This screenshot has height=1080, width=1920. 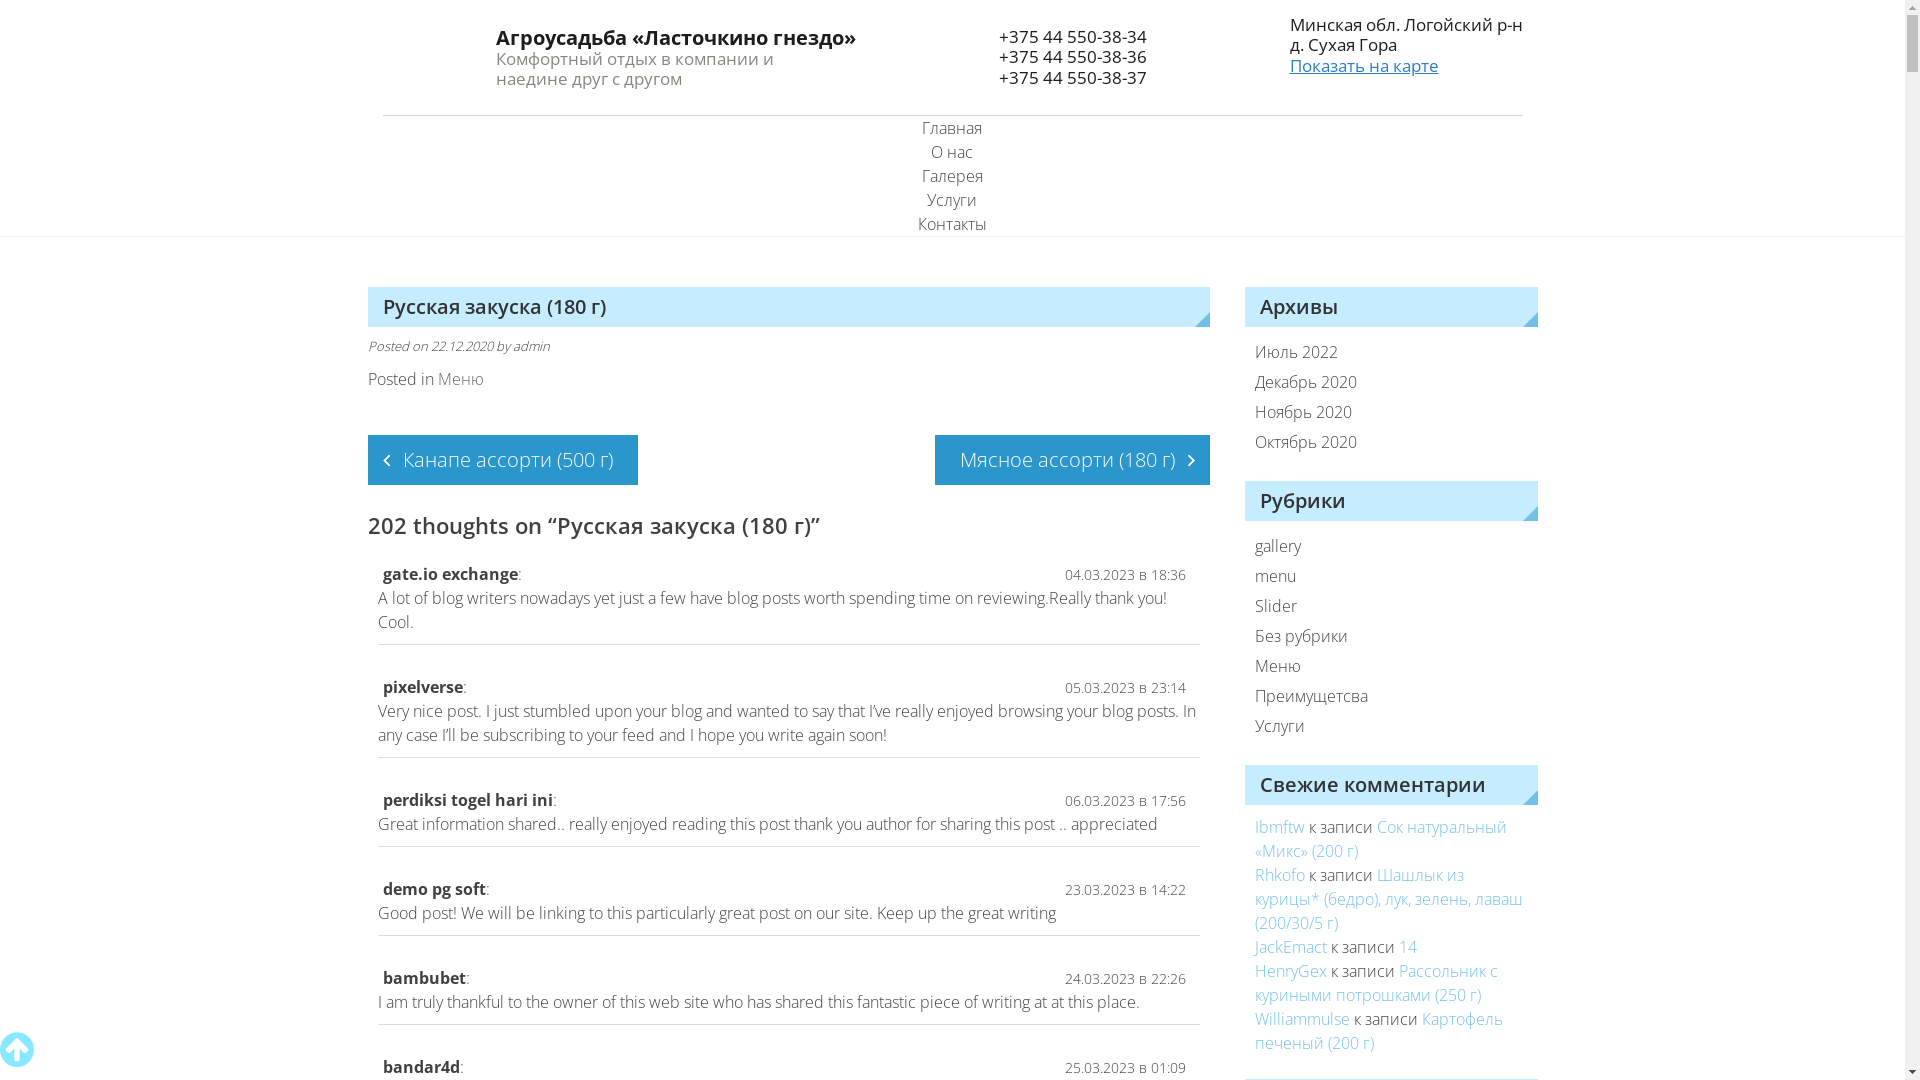 I want to click on '22.12.2020', so click(x=429, y=345).